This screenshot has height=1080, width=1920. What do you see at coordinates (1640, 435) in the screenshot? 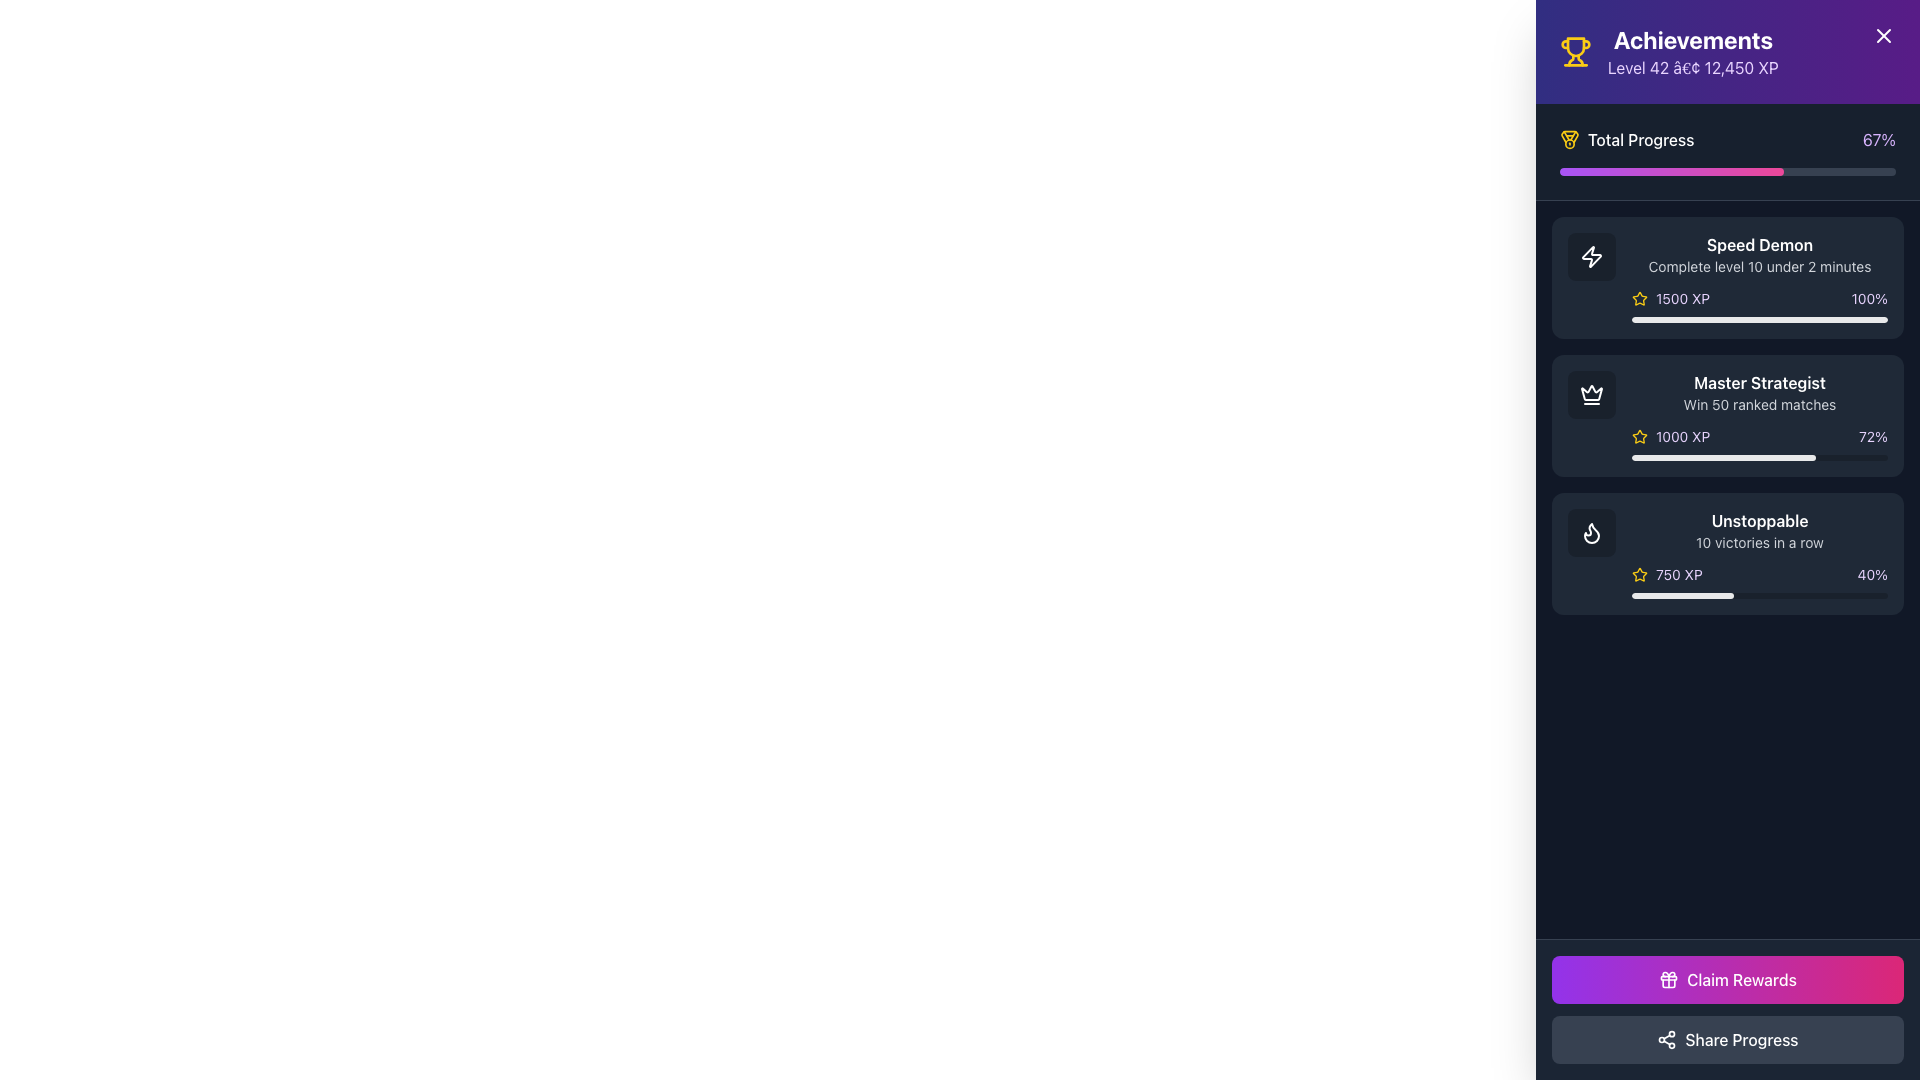
I see `the first star-shaped icon in the list of achievement items on the right sidebar, which serves as a visual indicator for achievements` at bounding box center [1640, 435].